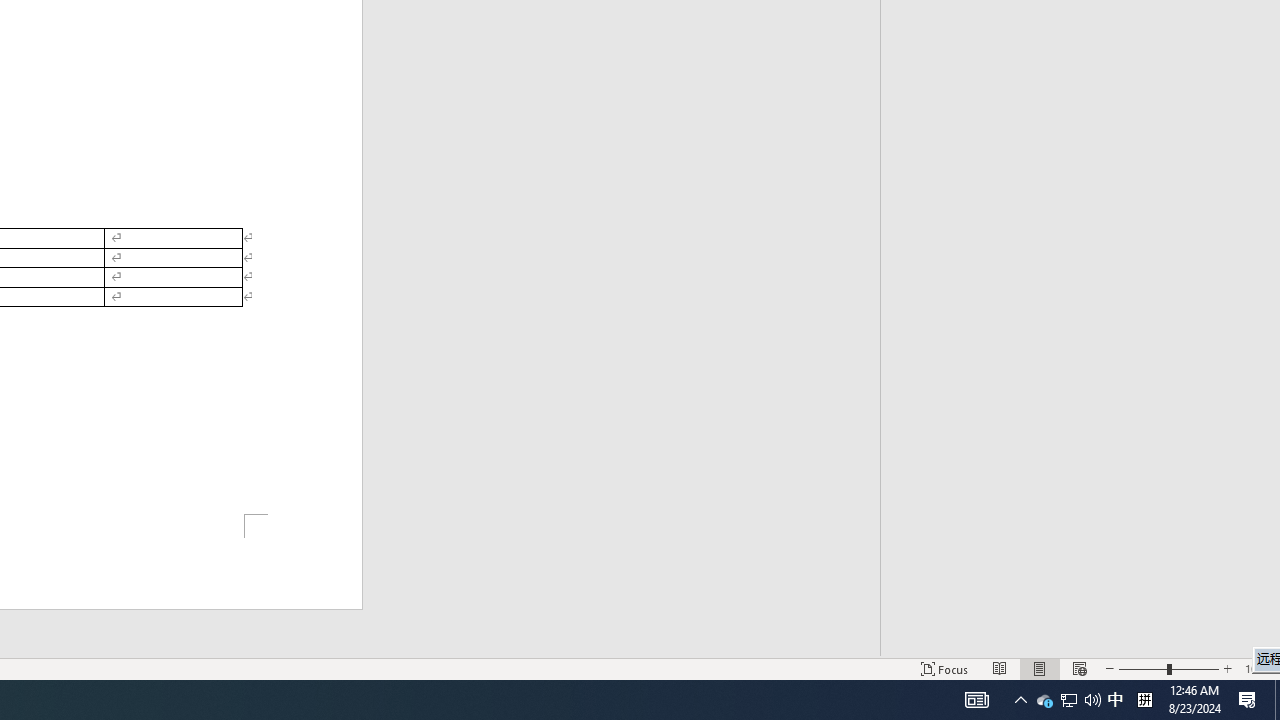 The image size is (1280, 720). Describe the element at coordinates (1257, 669) in the screenshot. I see `'Zoom 100%'` at that location.